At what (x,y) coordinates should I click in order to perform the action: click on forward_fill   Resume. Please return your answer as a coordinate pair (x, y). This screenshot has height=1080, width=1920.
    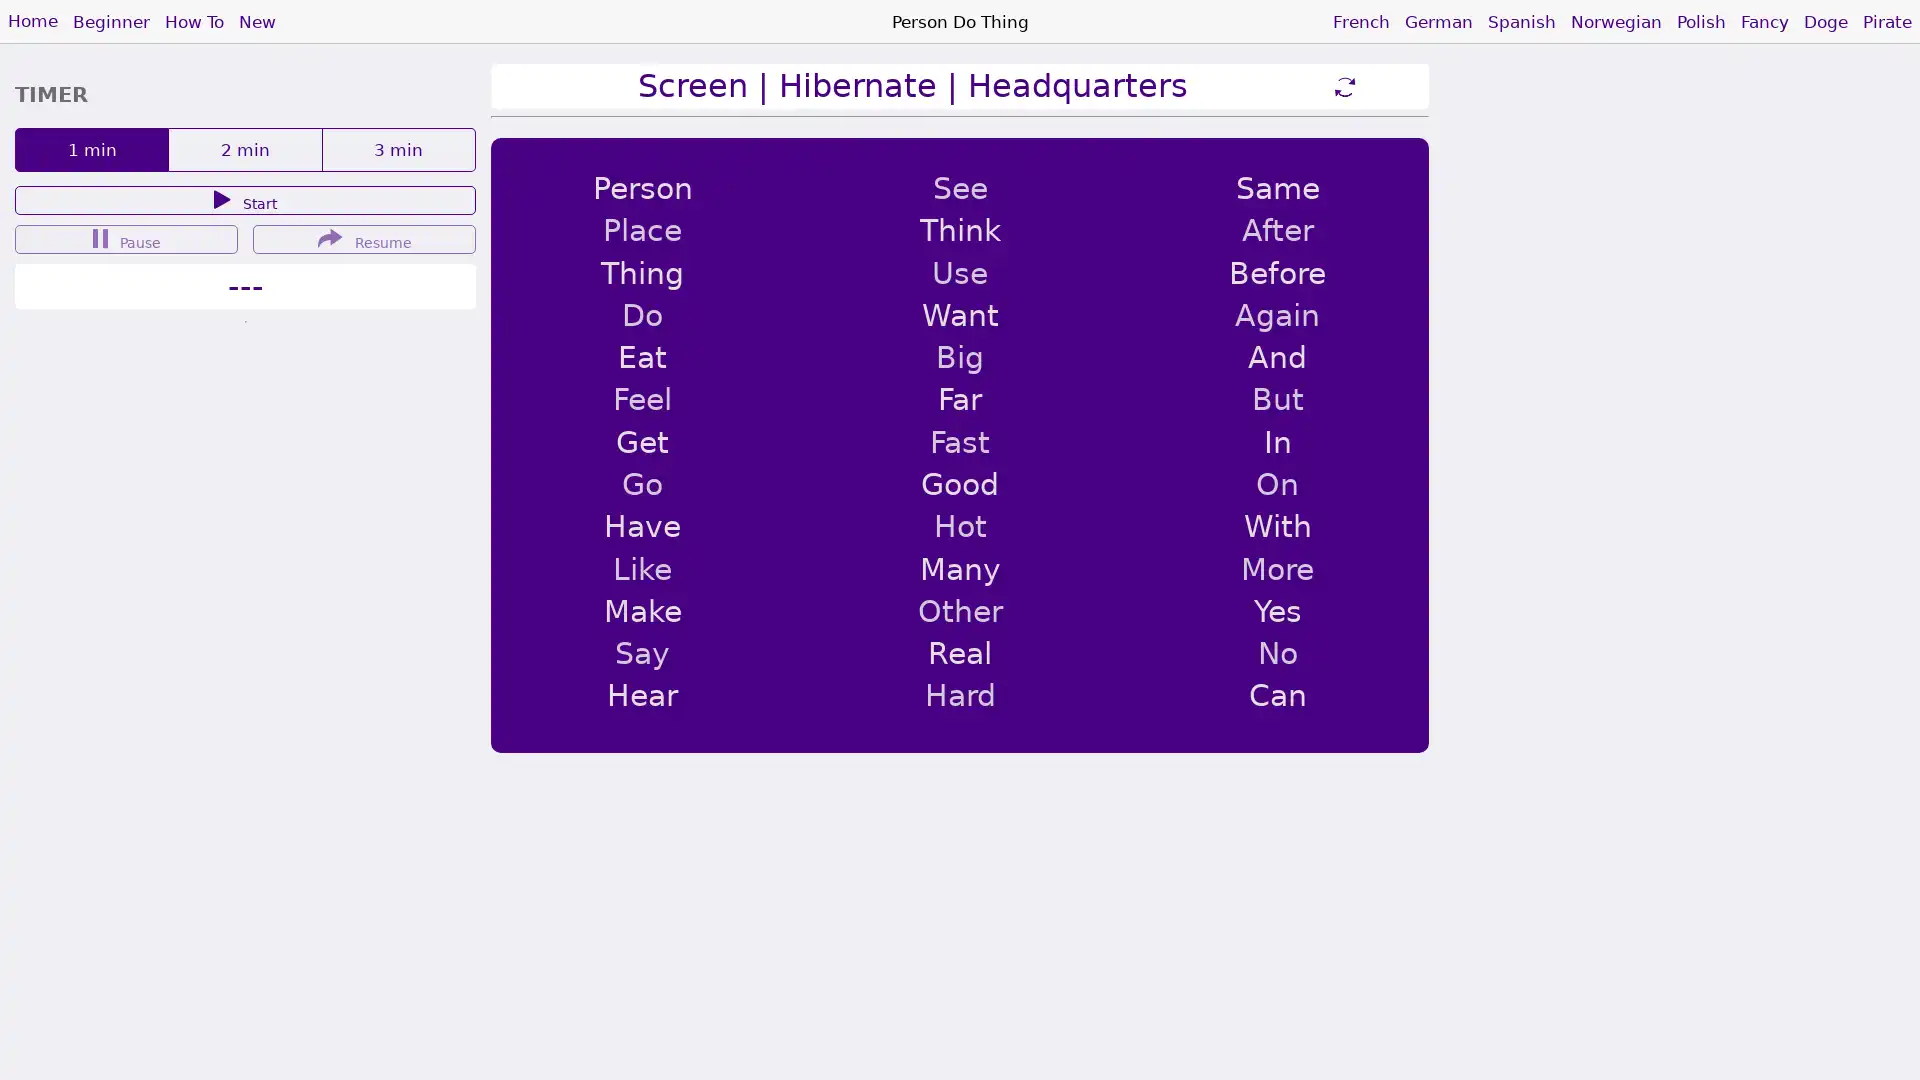
    Looking at the image, I should click on (364, 238).